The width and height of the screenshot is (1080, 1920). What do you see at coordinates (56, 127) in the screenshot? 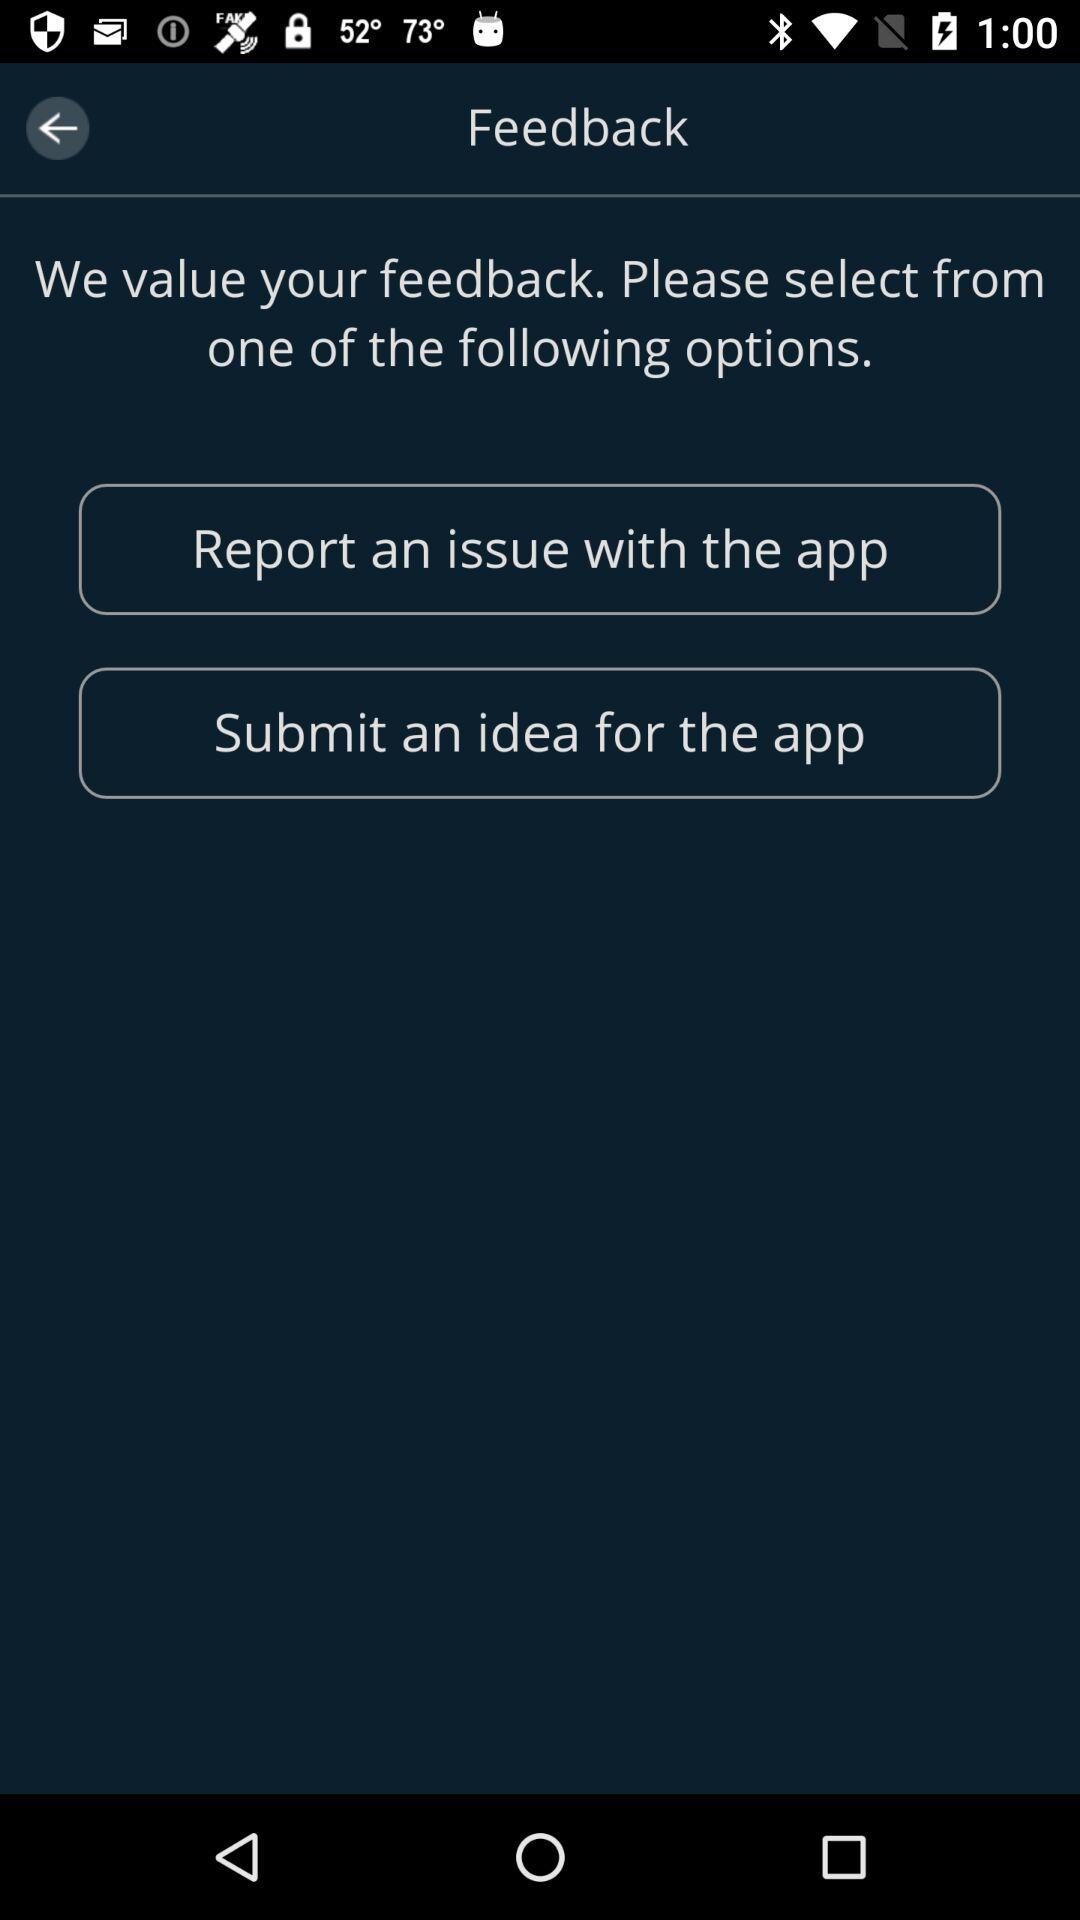
I see `the arrow_backward icon` at bounding box center [56, 127].